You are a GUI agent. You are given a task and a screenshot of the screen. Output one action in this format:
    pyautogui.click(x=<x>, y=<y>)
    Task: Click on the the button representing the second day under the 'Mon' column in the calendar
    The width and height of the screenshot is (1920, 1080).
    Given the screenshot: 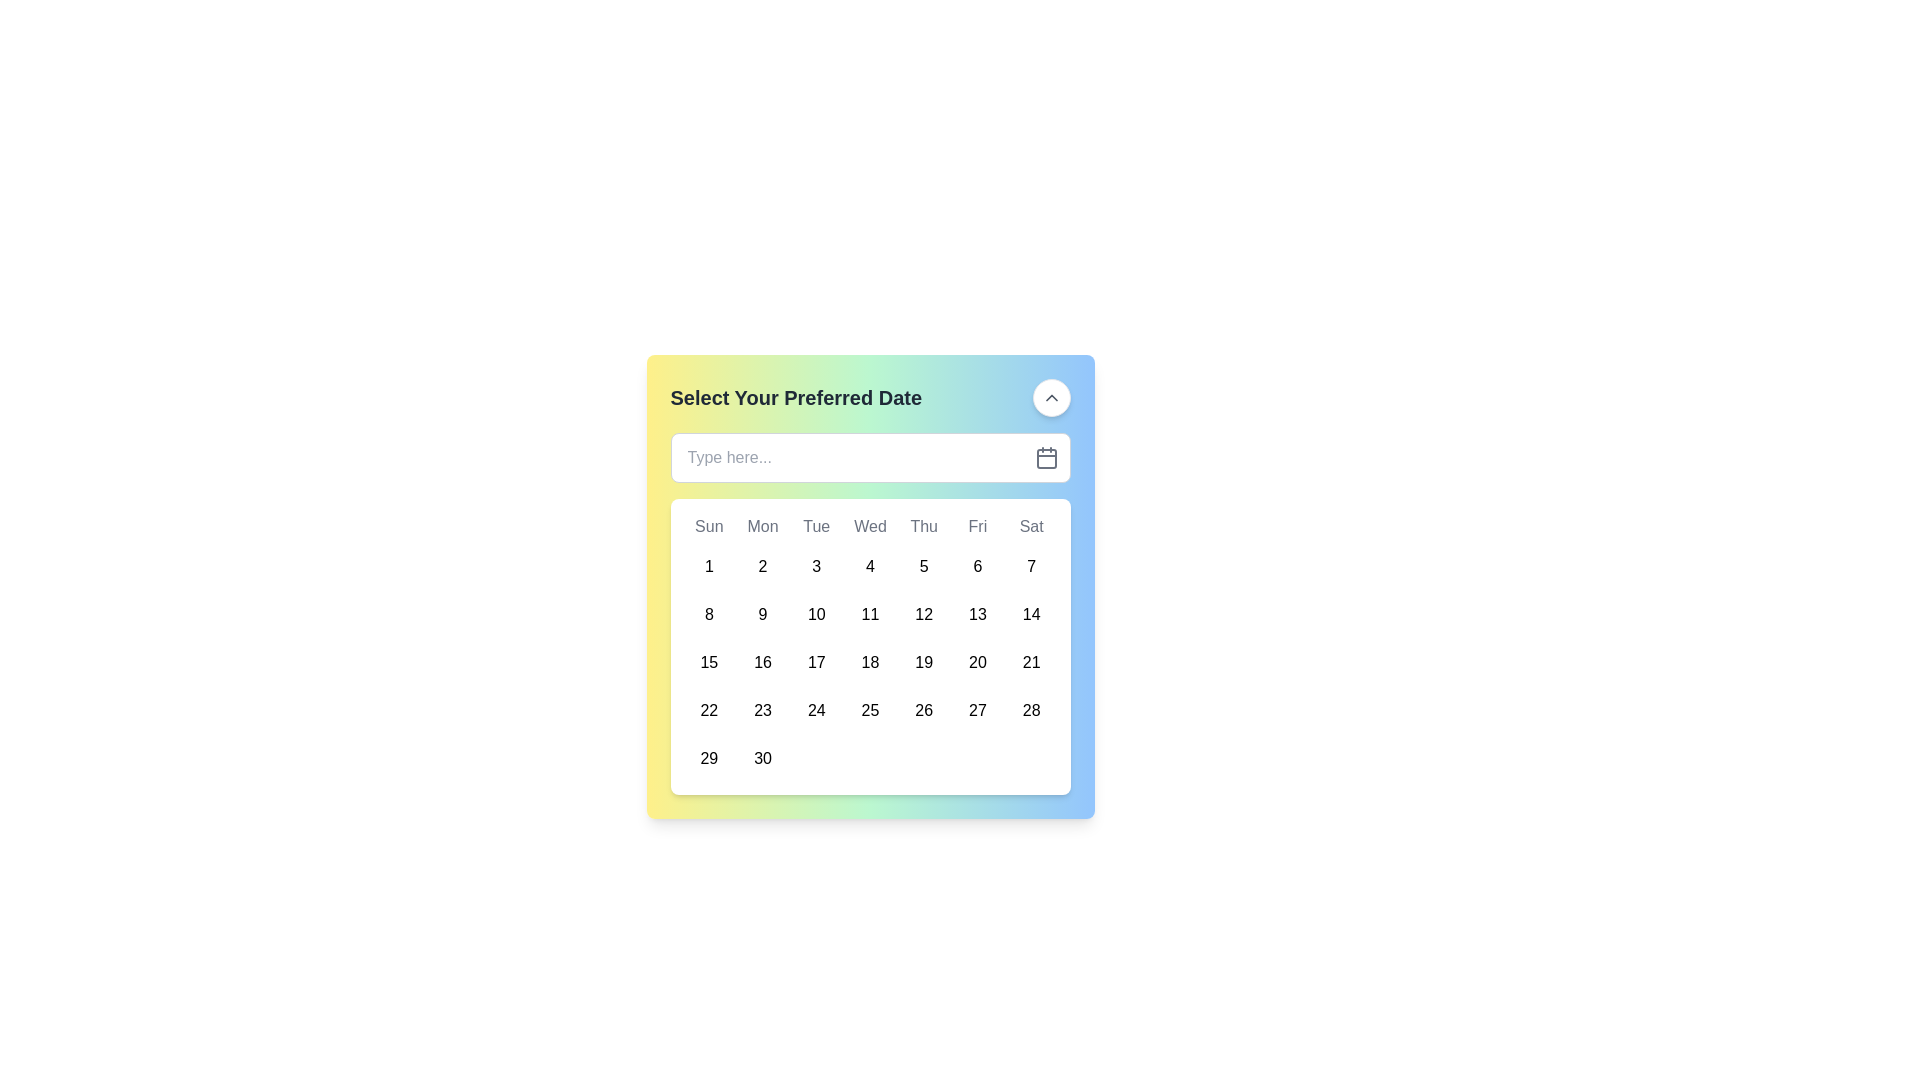 What is the action you would take?
    pyautogui.click(x=762, y=567)
    